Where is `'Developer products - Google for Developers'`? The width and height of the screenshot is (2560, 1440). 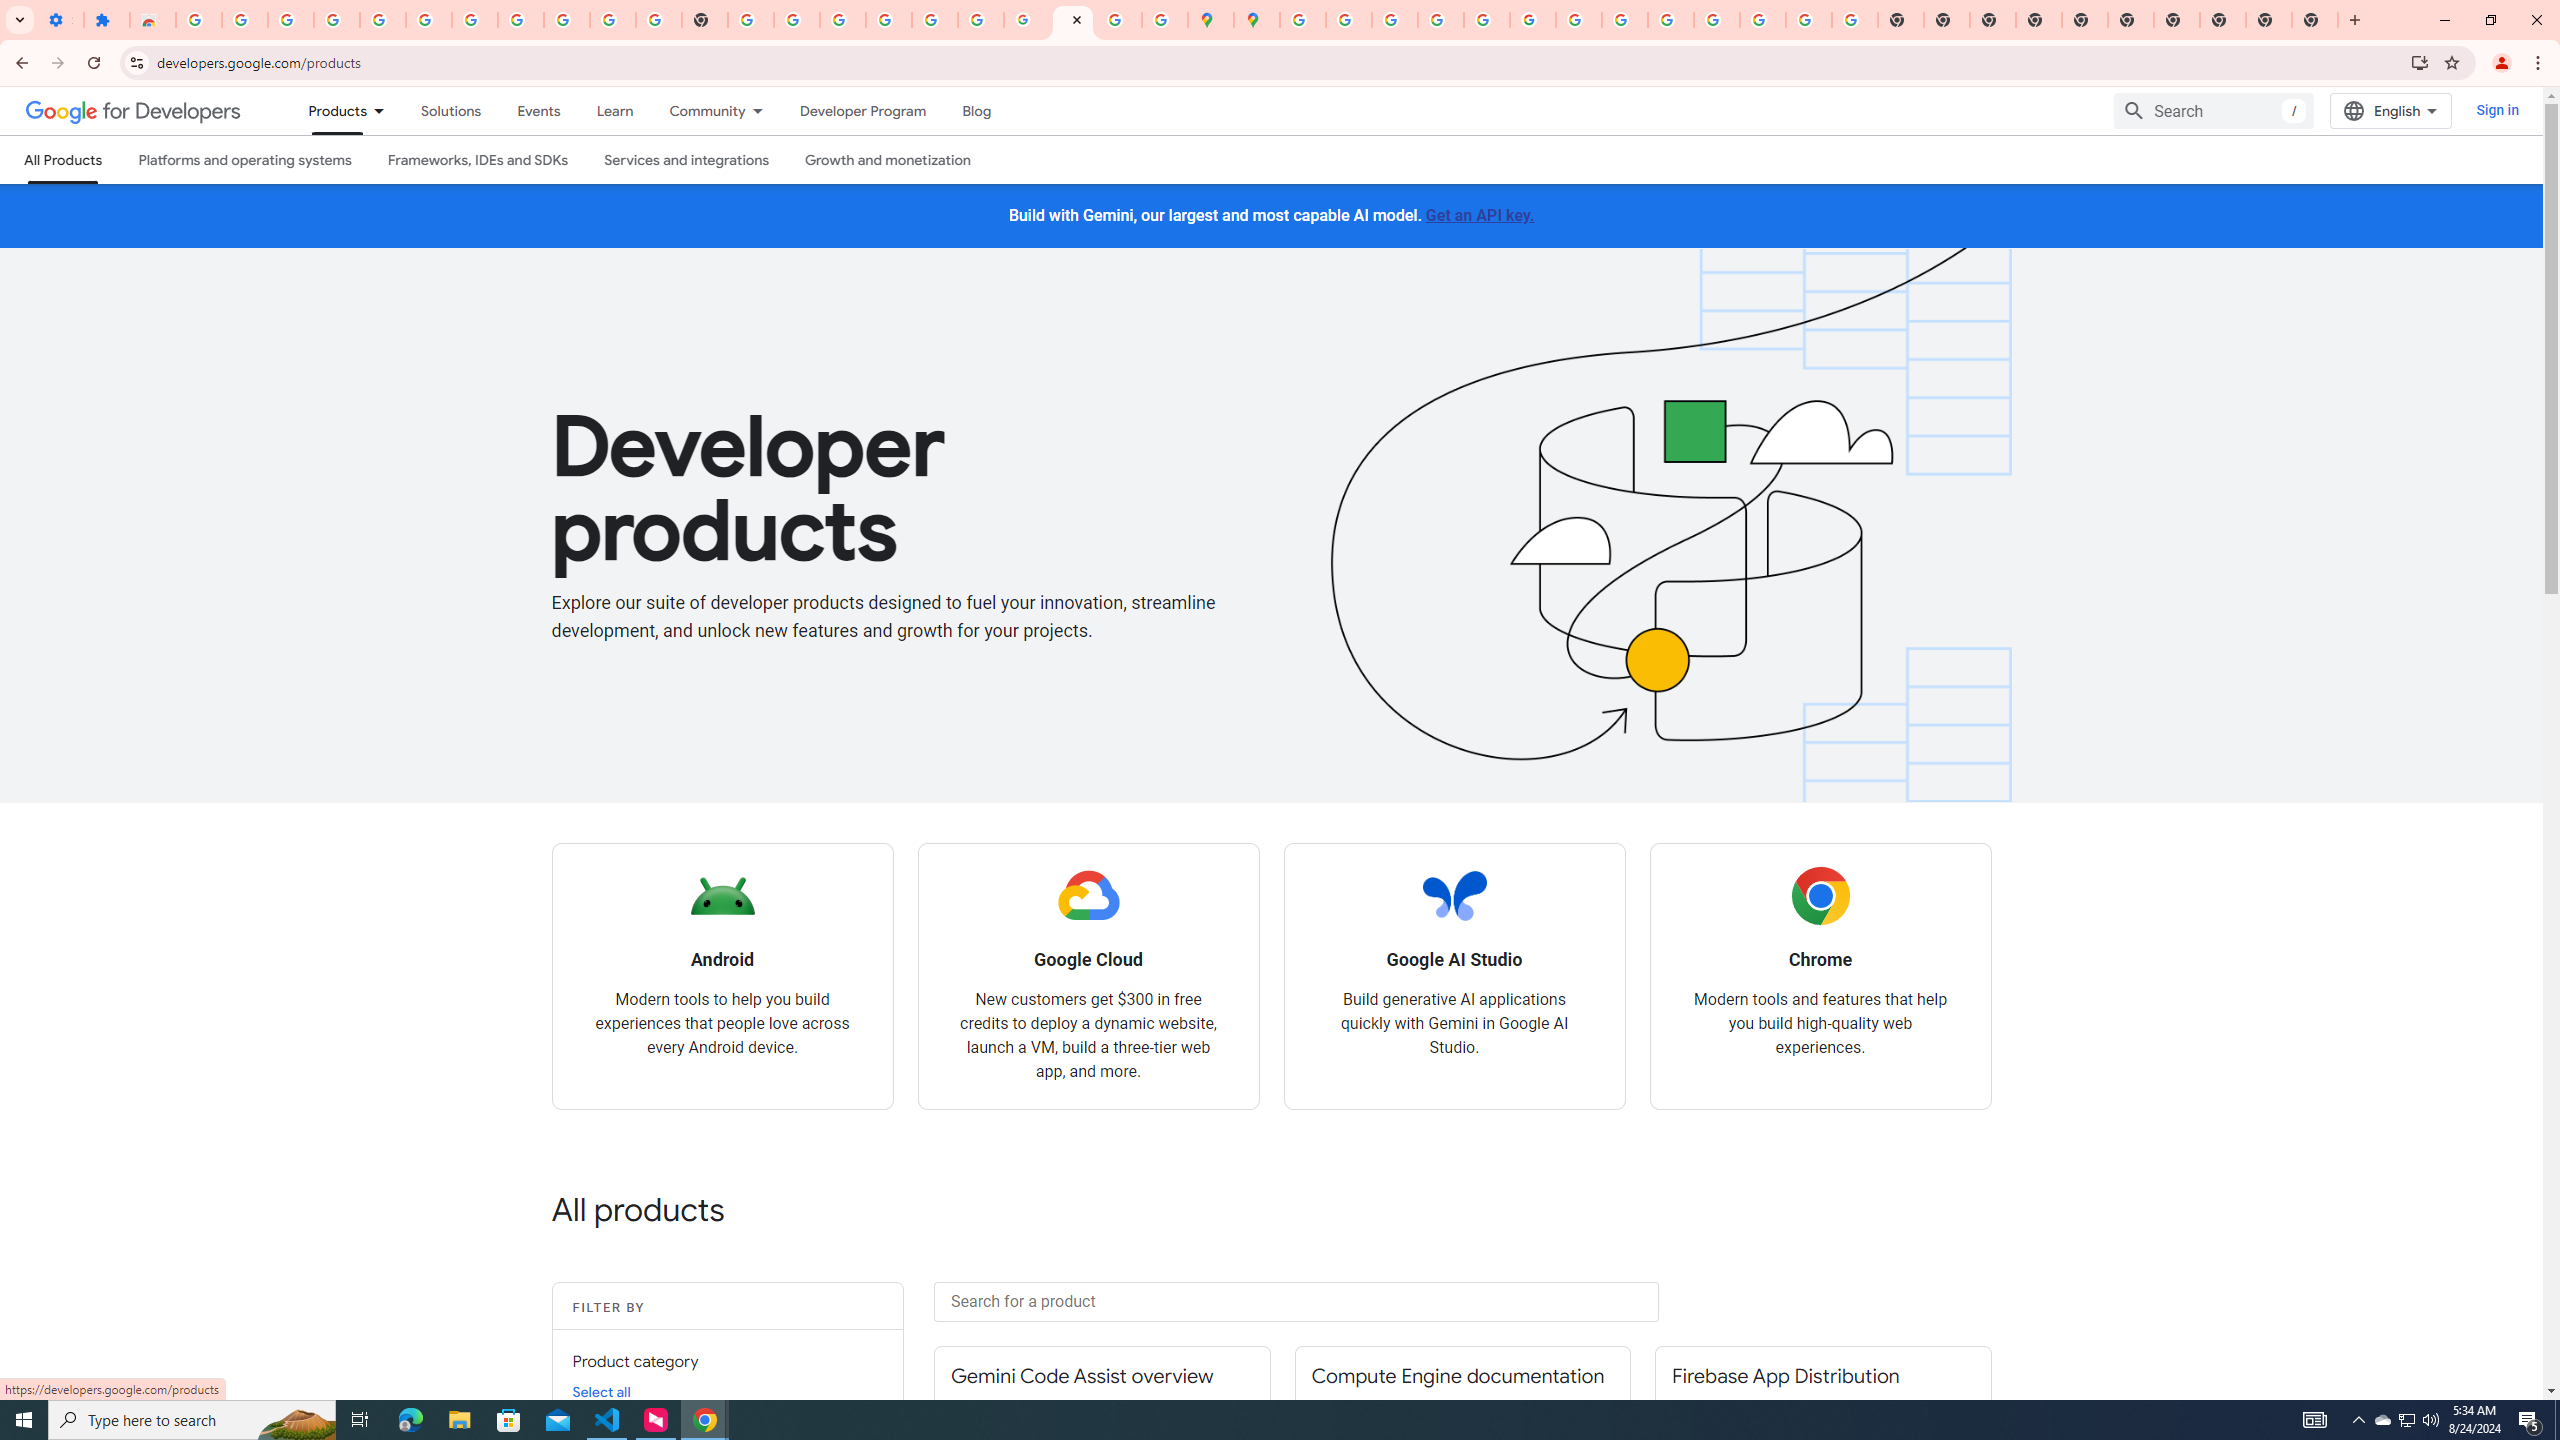
'Developer products - Google for Developers' is located at coordinates (1072, 19).